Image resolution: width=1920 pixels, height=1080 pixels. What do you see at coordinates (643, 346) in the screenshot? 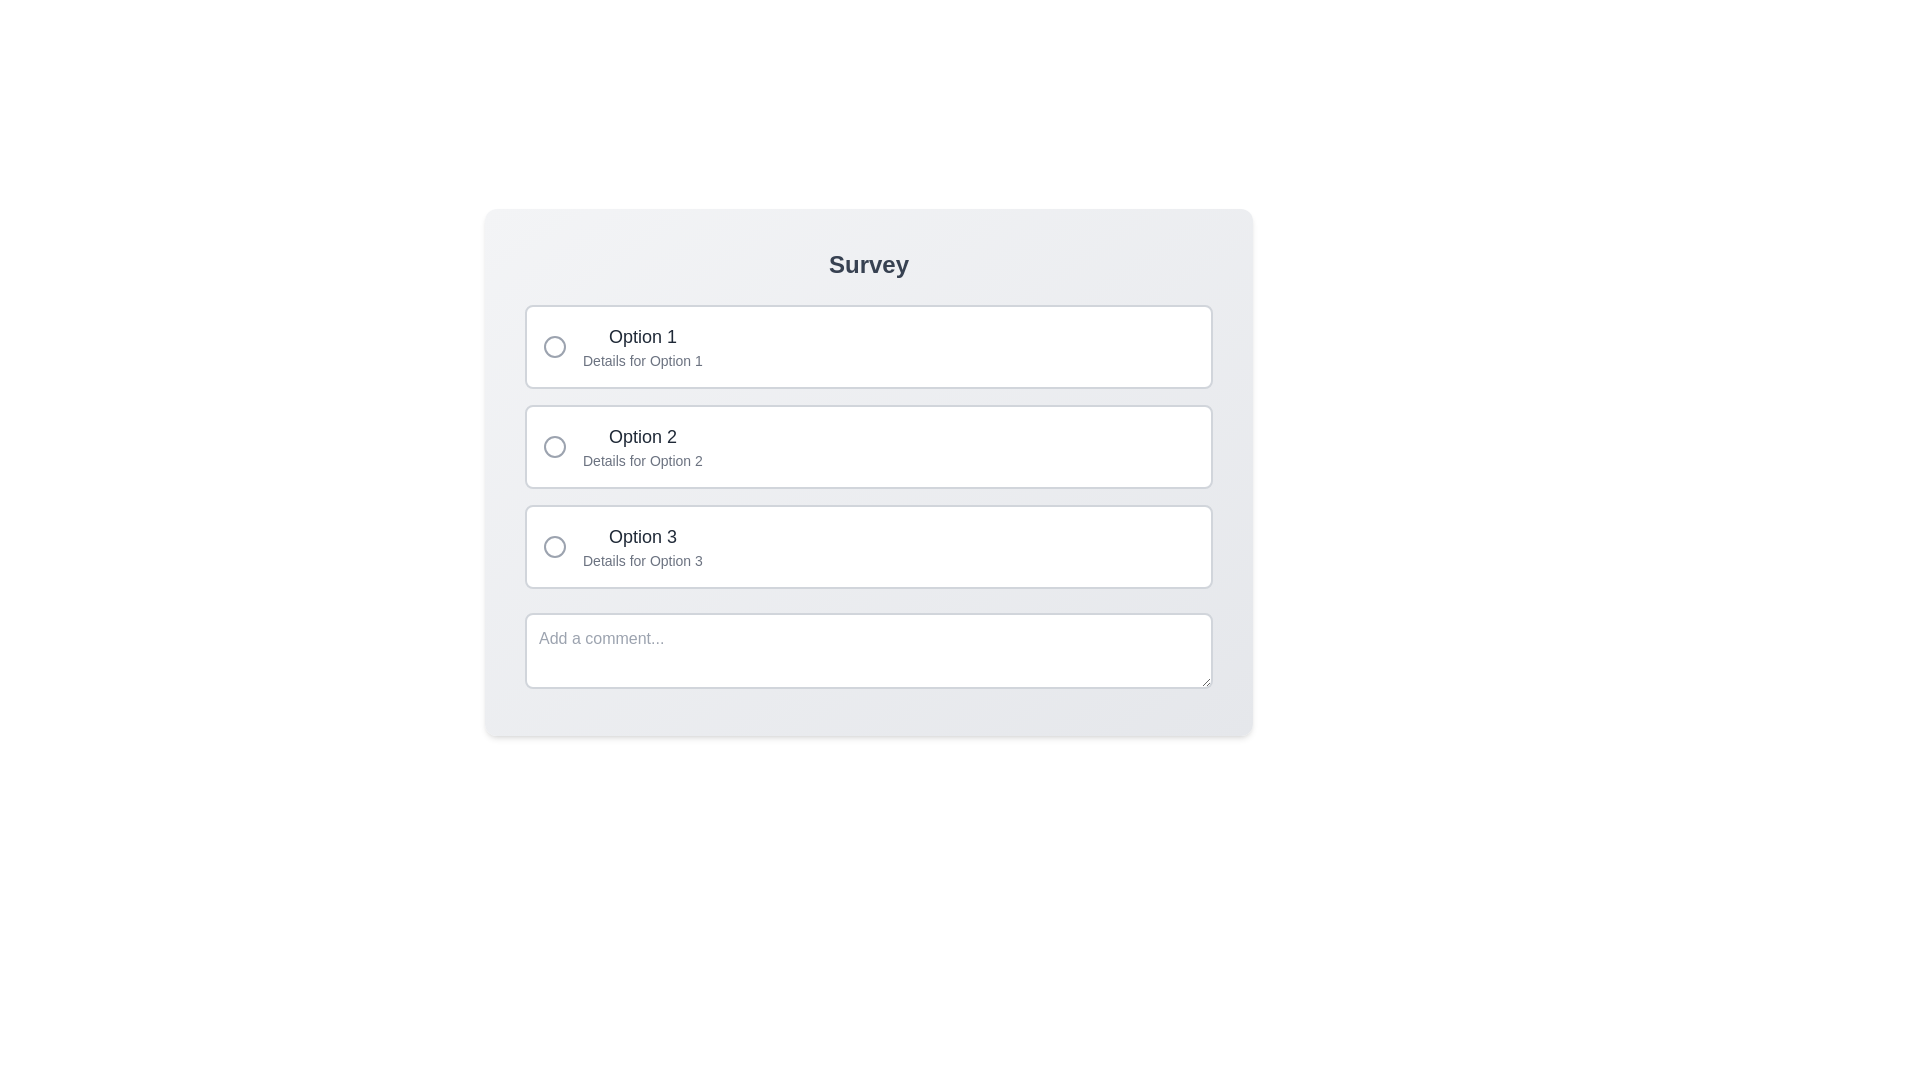
I see `the text block displaying 'Option 1' and 'Details for Option 1'` at bounding box center [643, 346].